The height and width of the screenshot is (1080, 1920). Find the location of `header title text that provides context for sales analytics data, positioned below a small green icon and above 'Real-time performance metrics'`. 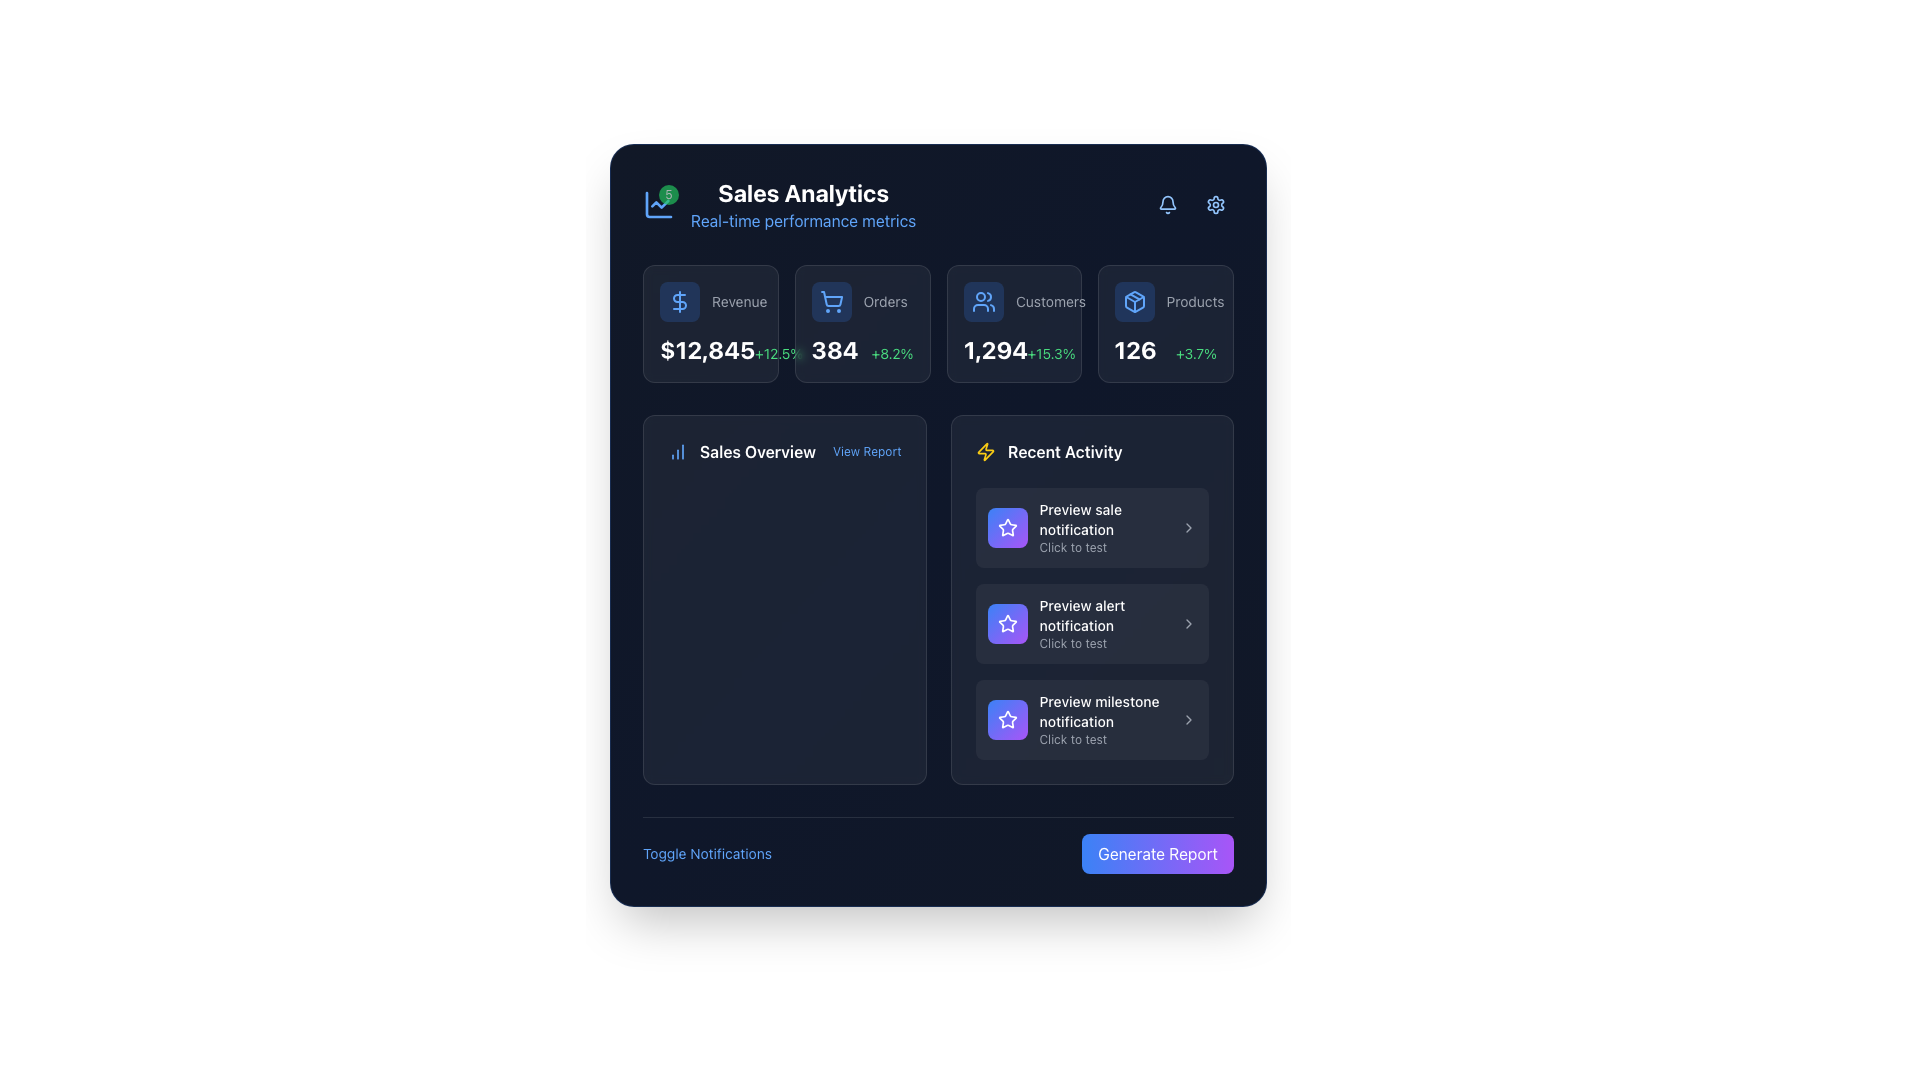

header title text that provides context for sales analytics data, positioned below a small green icon and above 'Real-time performance metrics' is located at coordinates (803, 192).